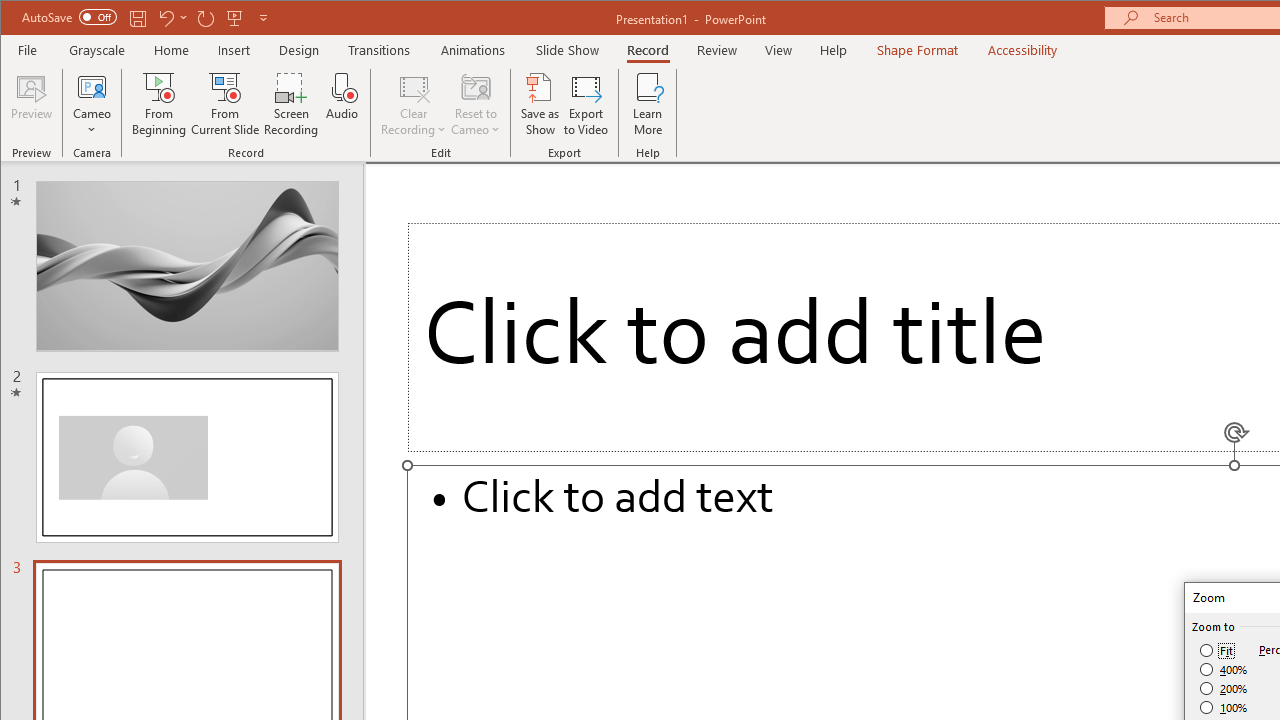 The height and width of the screenshot is (720, 1280). Describe the element at coordinates (290, 104) in the screenshot. I see `'Screen Recording'` at that location.